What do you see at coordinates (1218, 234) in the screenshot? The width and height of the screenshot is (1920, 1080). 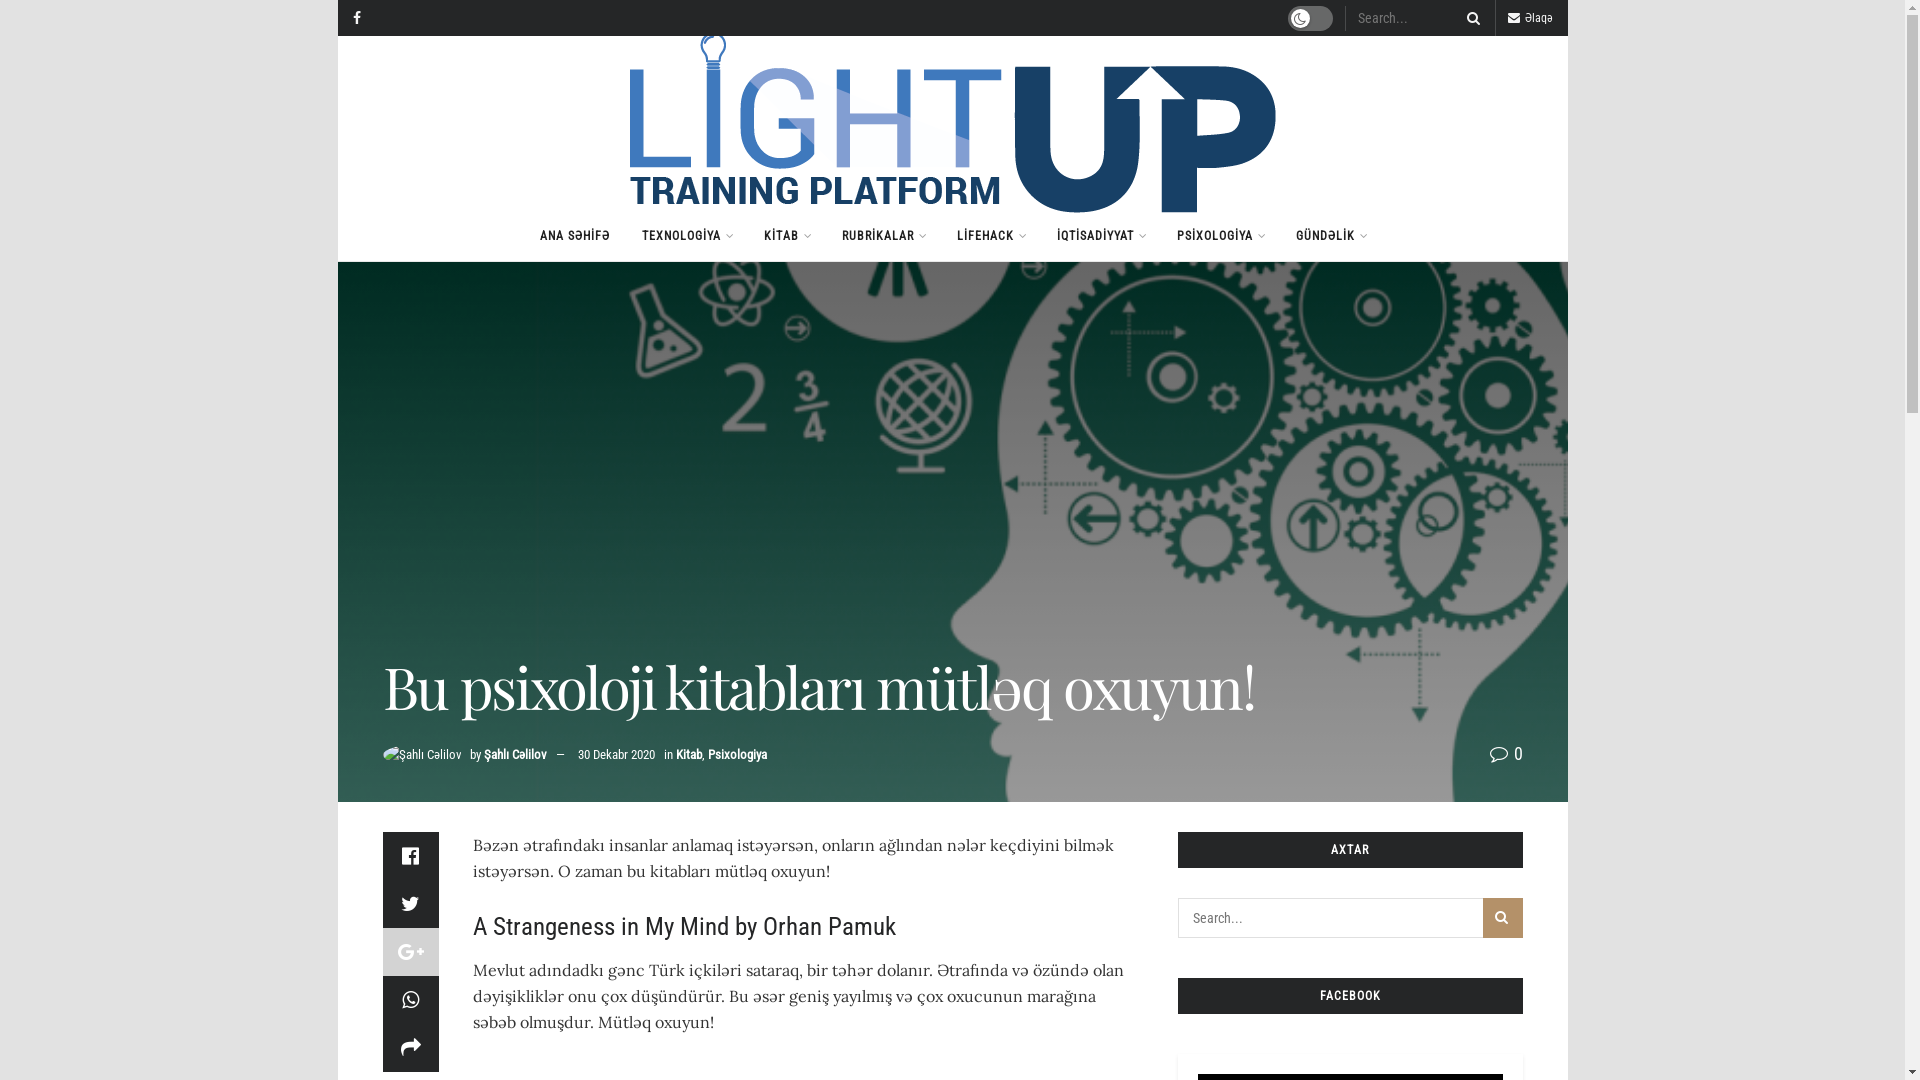 I see `'PSIXOLOGIYA'` at bounding box center [1218, 234].